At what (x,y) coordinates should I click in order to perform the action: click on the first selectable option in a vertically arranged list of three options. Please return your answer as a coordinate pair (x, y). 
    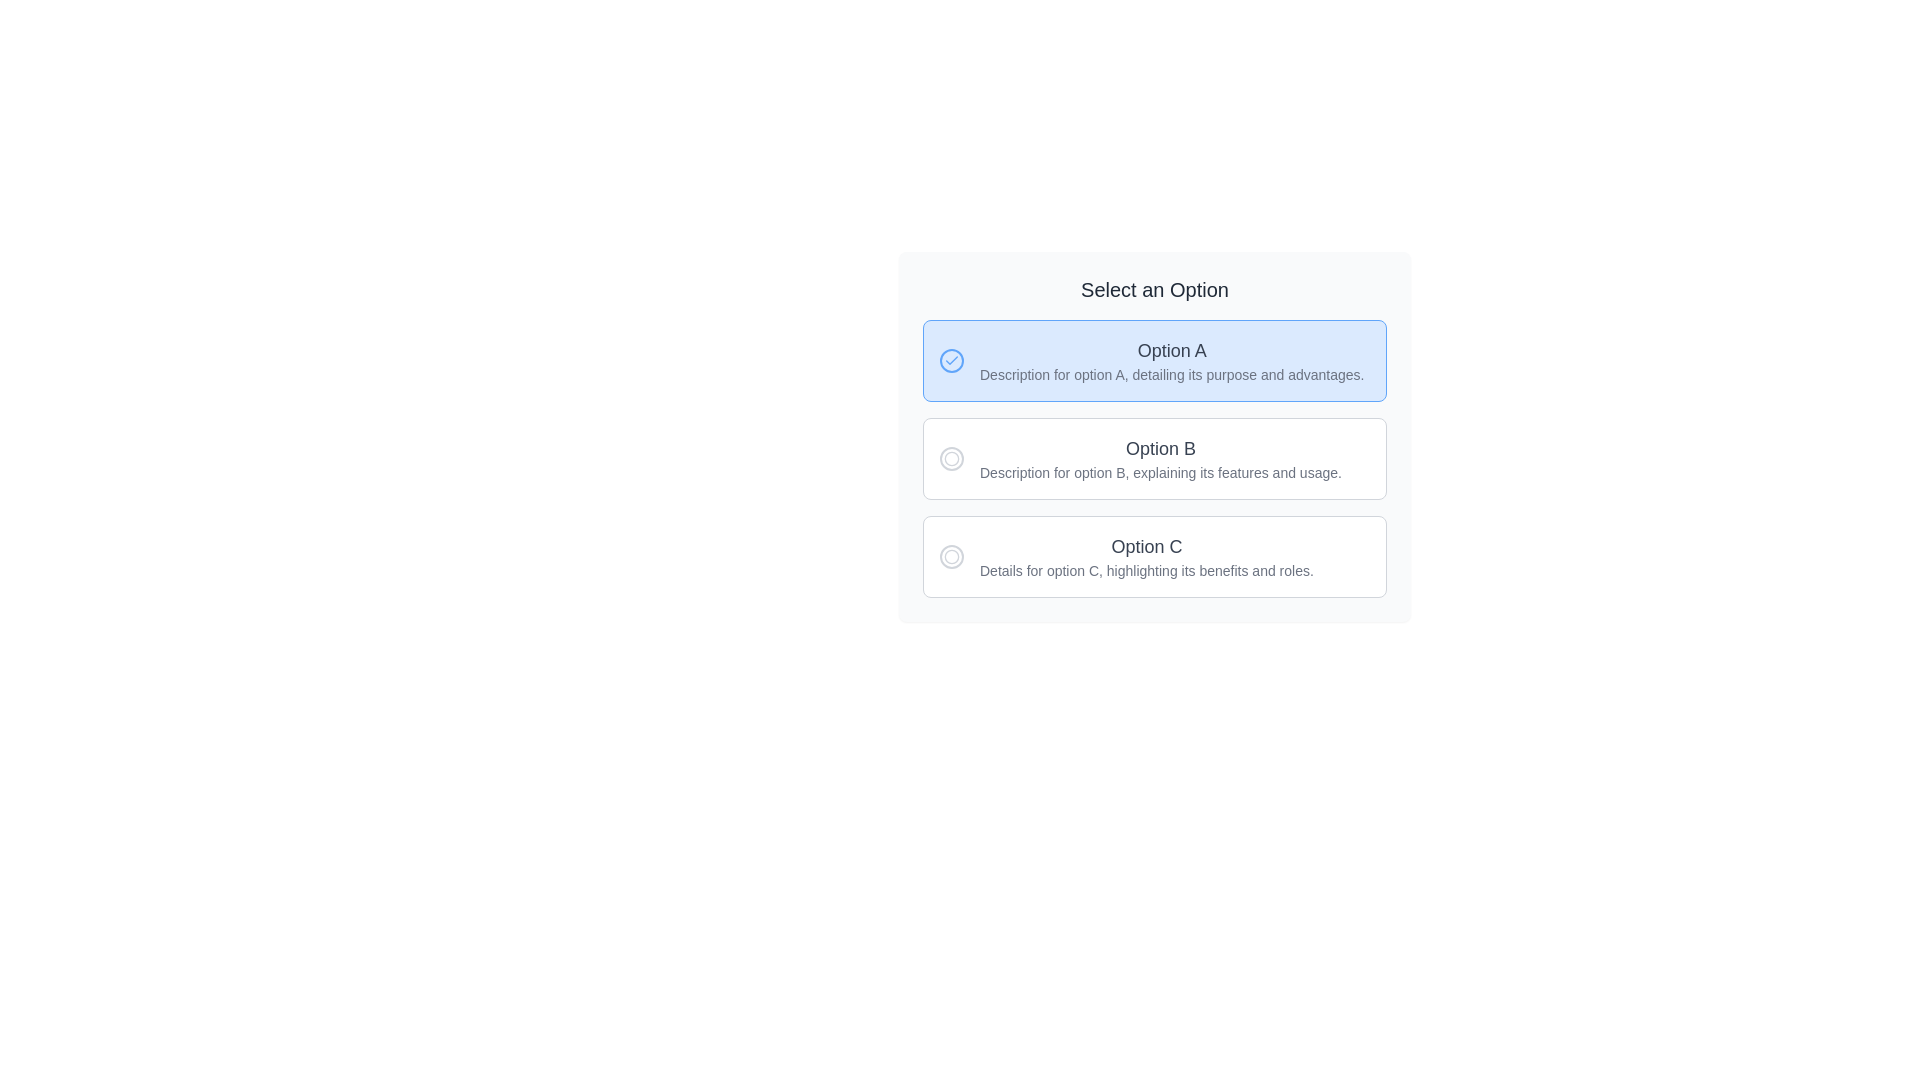
    Looking at the image, I should click on (1155, 361).